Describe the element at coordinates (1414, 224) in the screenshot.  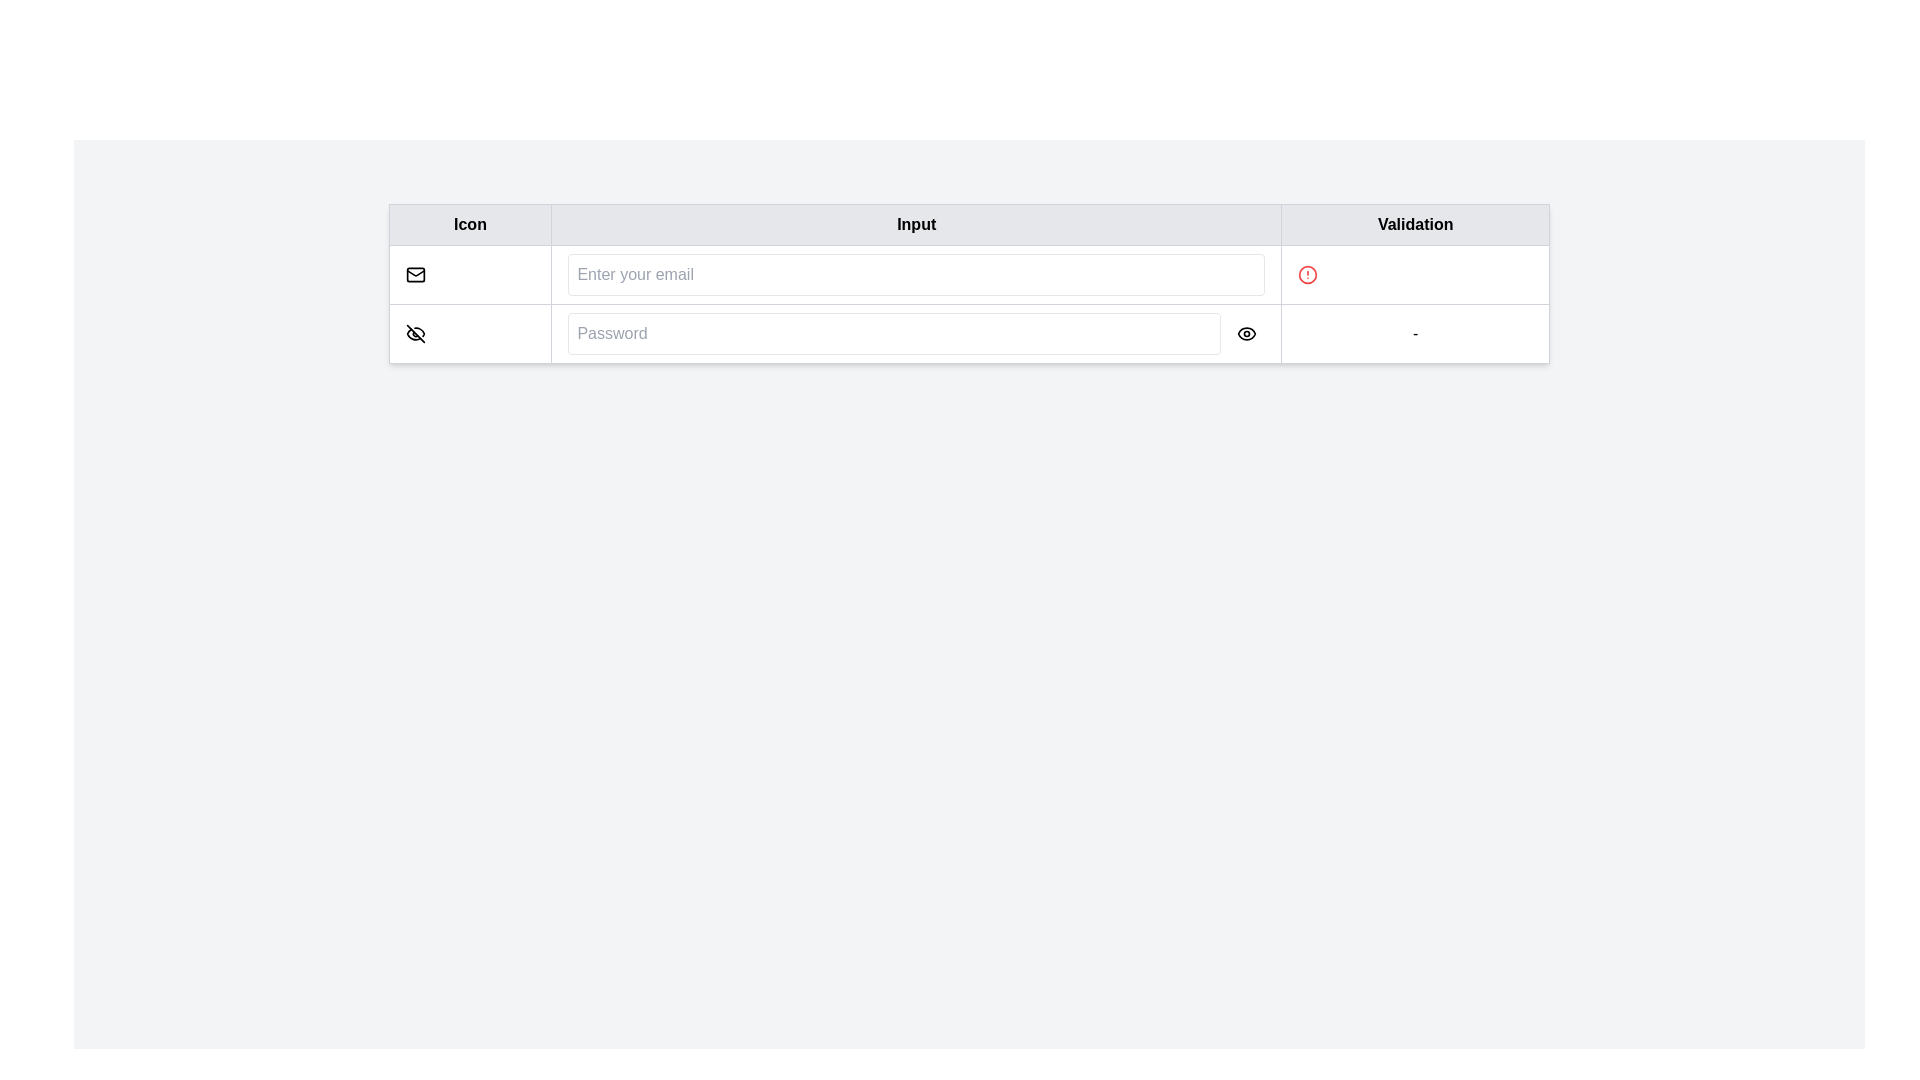
I see `the 'Validation' label in the third column of the row, located to the right of 'Icon' and 'Input'` at that location.